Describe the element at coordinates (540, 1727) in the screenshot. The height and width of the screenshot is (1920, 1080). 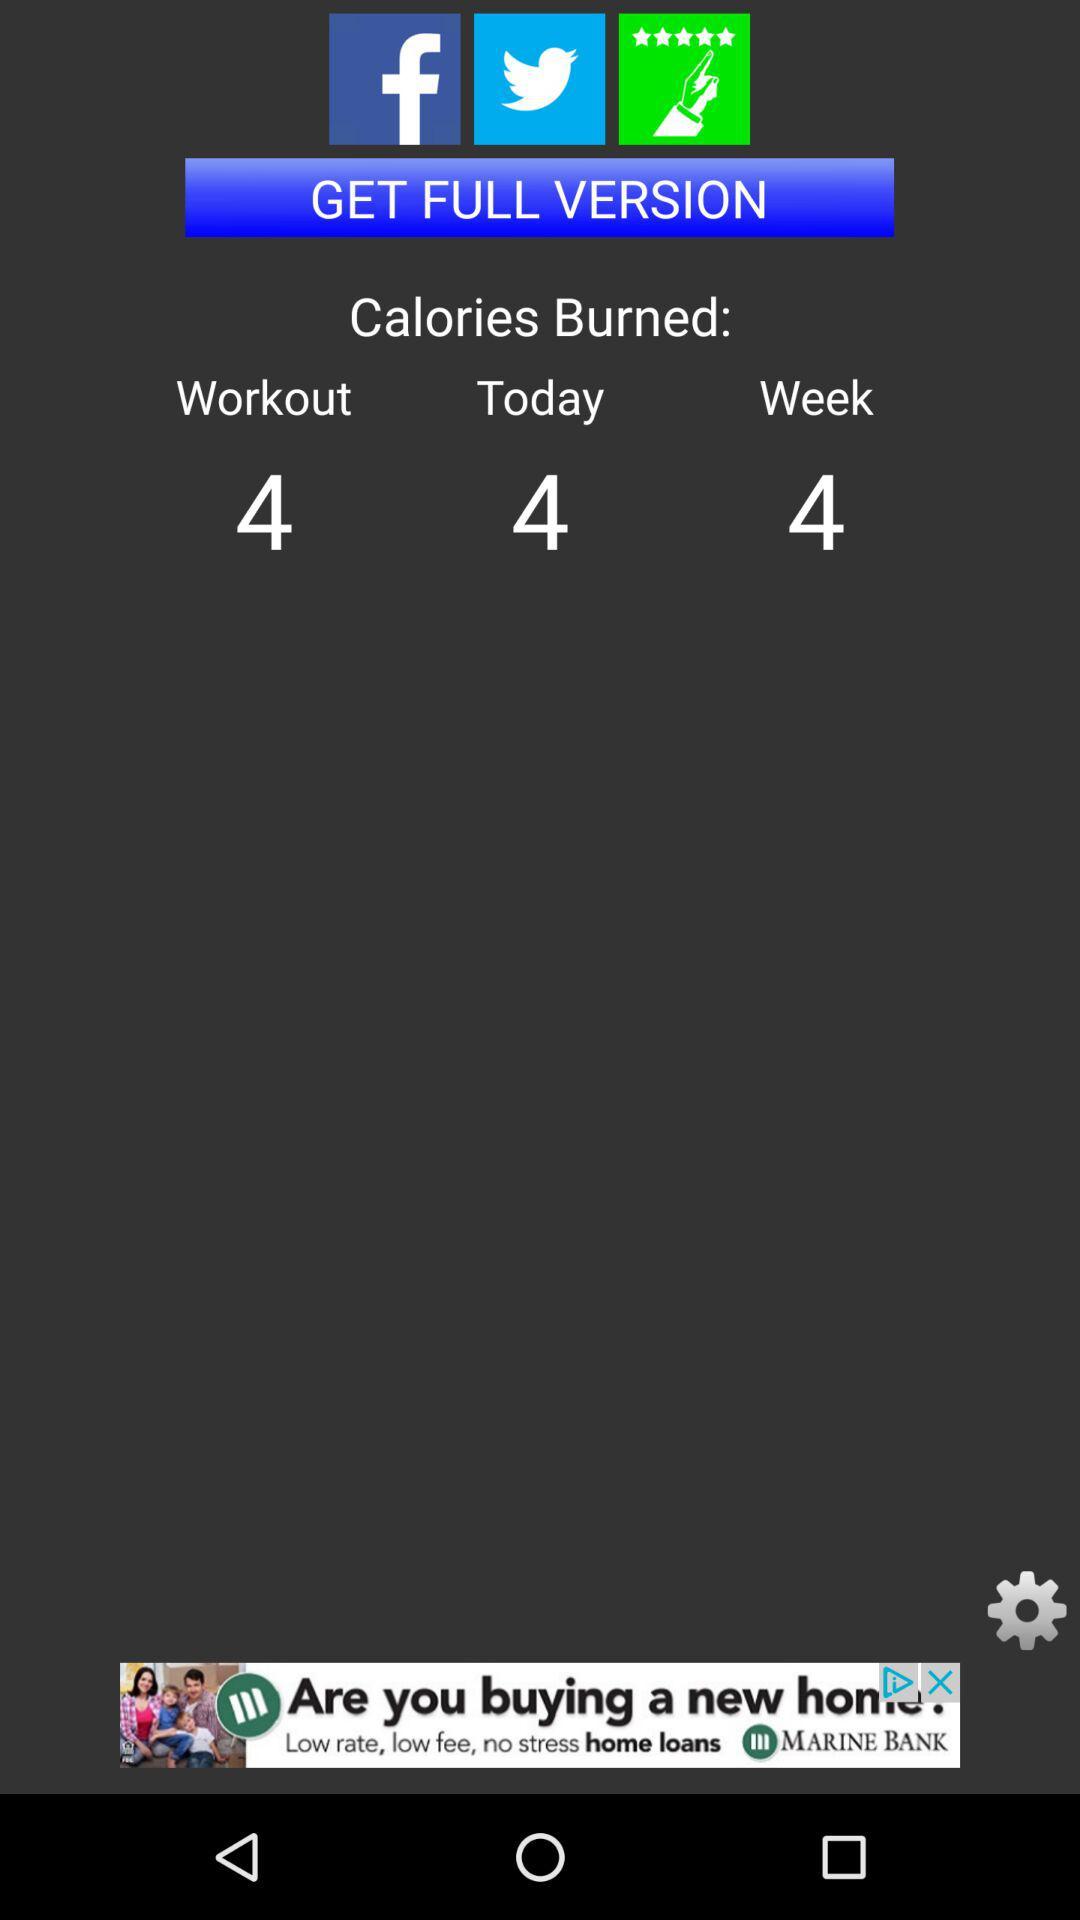
I see `opens advertisement` at that location.